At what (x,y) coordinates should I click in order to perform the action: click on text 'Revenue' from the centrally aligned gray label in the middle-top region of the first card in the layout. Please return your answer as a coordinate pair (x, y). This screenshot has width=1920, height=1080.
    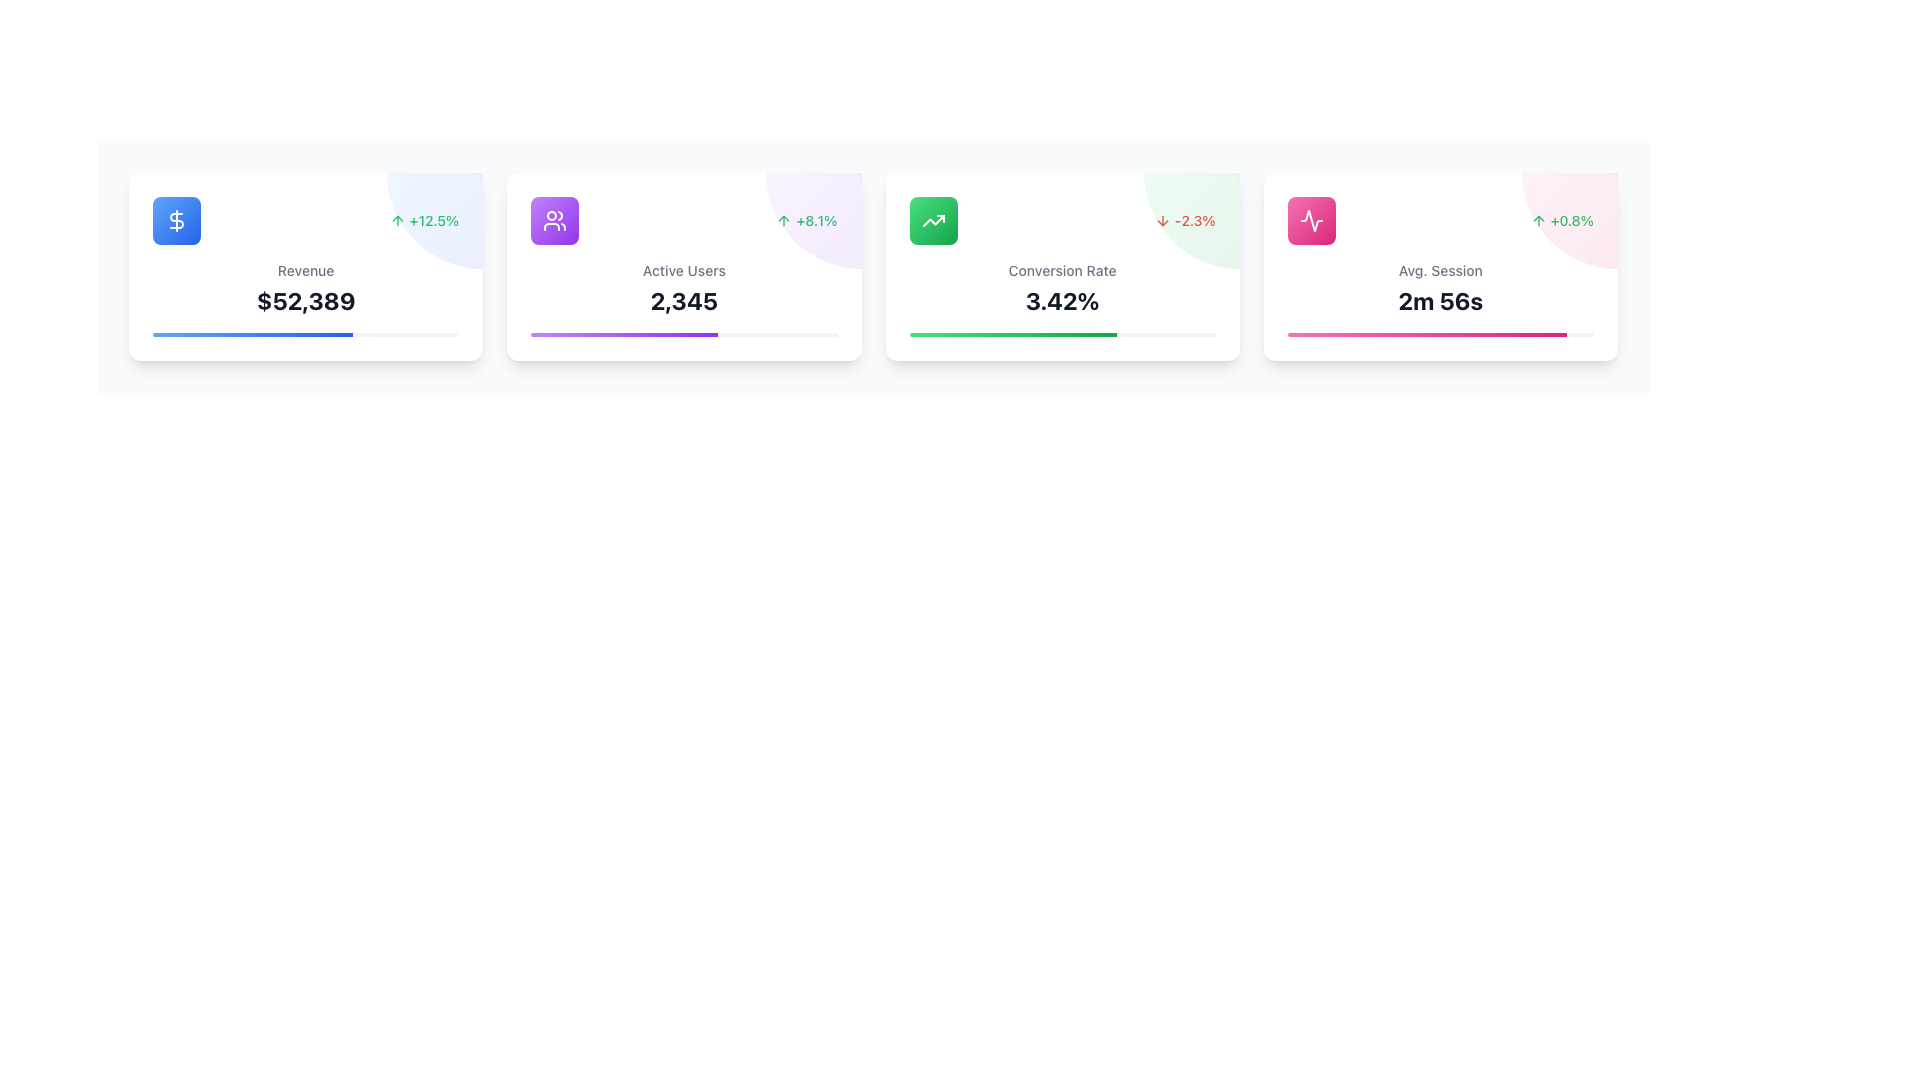
    Looking at the image, I should click on (305, 270).